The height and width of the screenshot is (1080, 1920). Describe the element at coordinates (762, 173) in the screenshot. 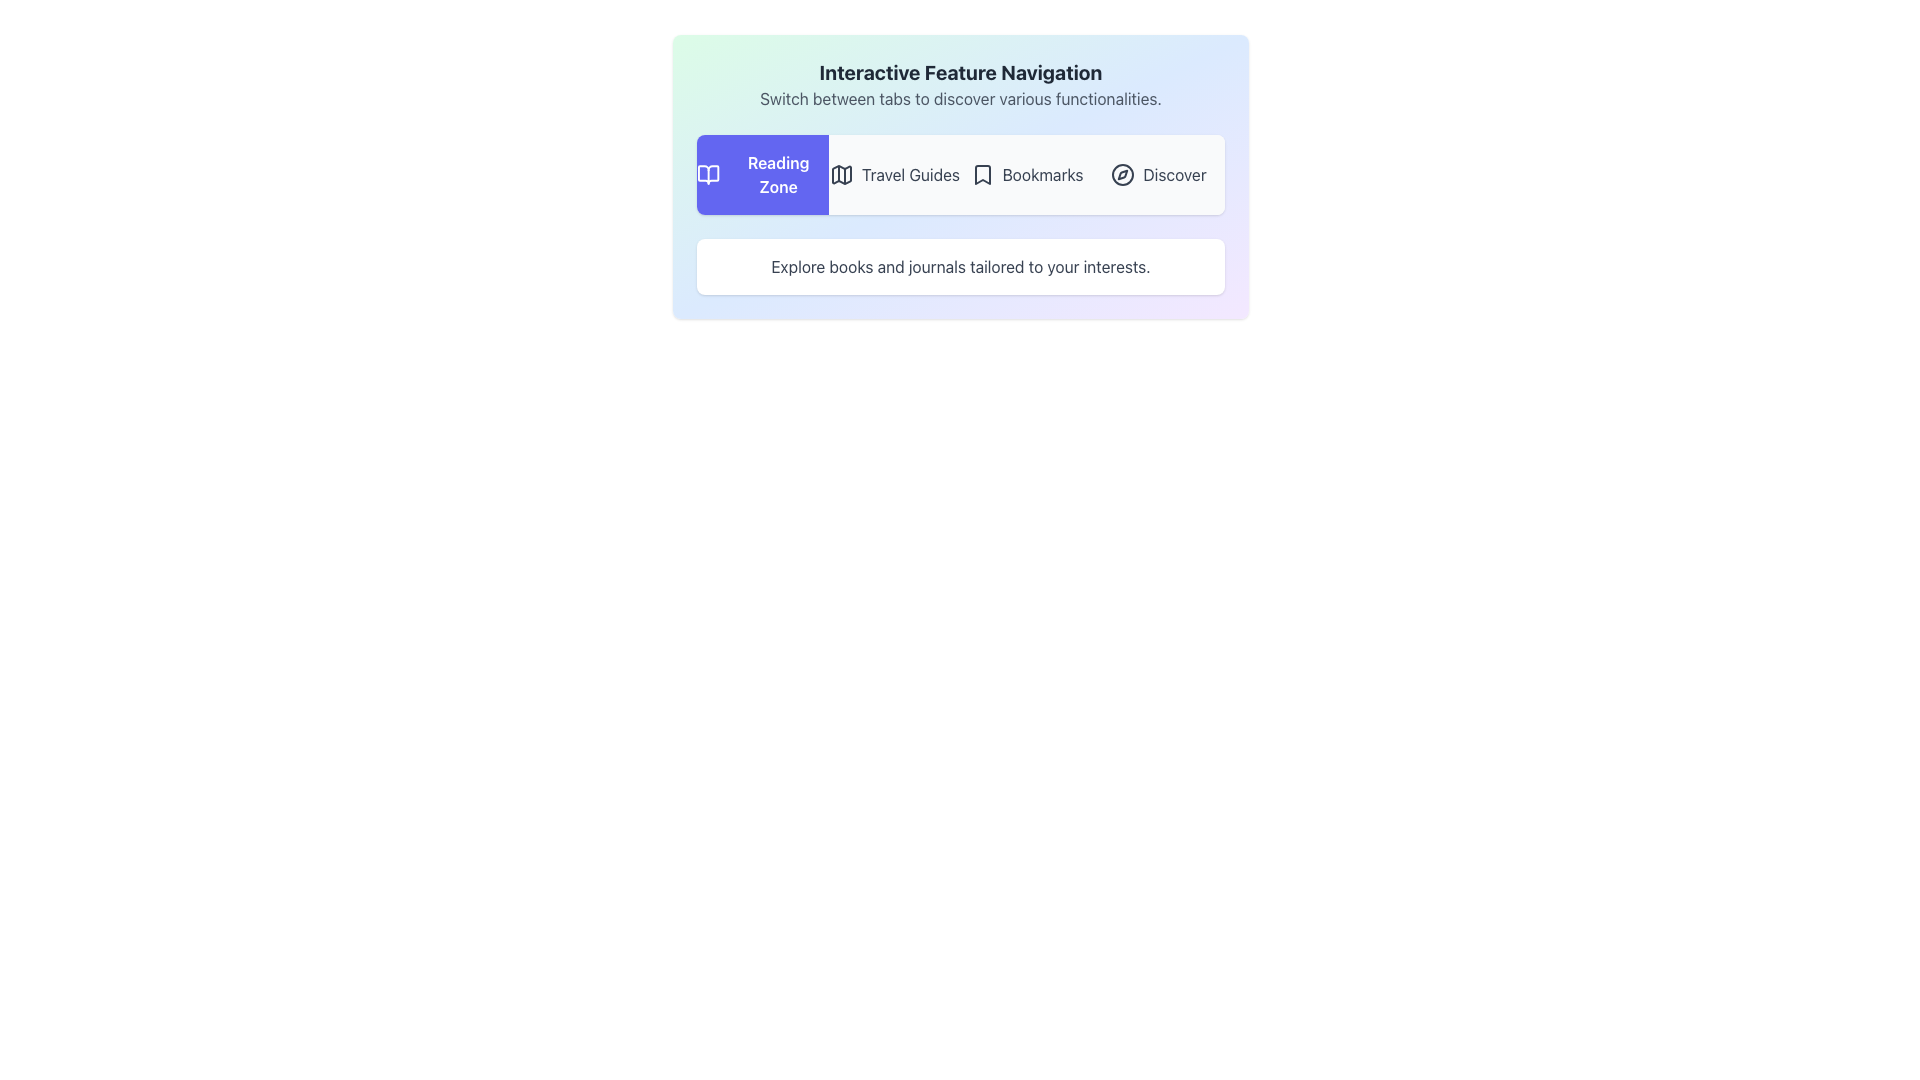

I see `the first button on the left in the horizontal row` at that location.